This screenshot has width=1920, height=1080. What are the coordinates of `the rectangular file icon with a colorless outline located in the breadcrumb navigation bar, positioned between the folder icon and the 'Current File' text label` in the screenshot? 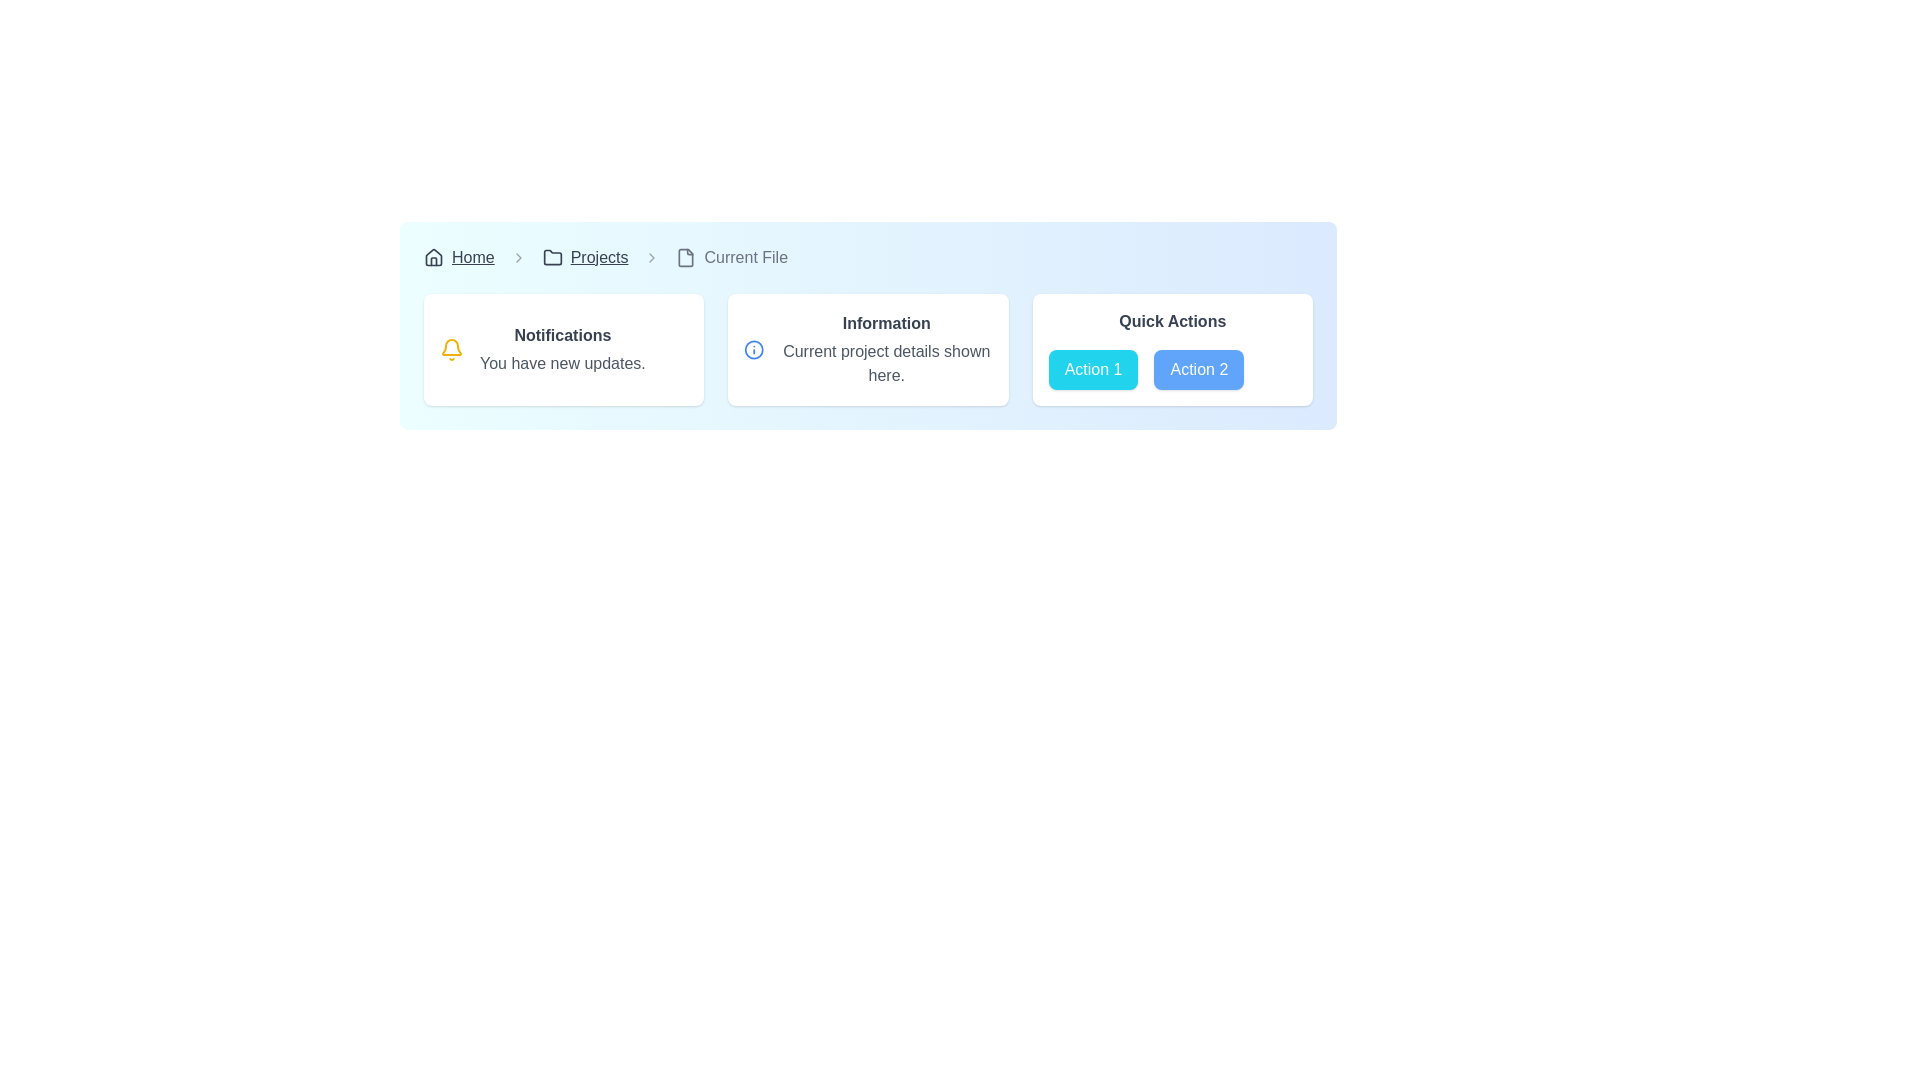 It's located at (686, 257).